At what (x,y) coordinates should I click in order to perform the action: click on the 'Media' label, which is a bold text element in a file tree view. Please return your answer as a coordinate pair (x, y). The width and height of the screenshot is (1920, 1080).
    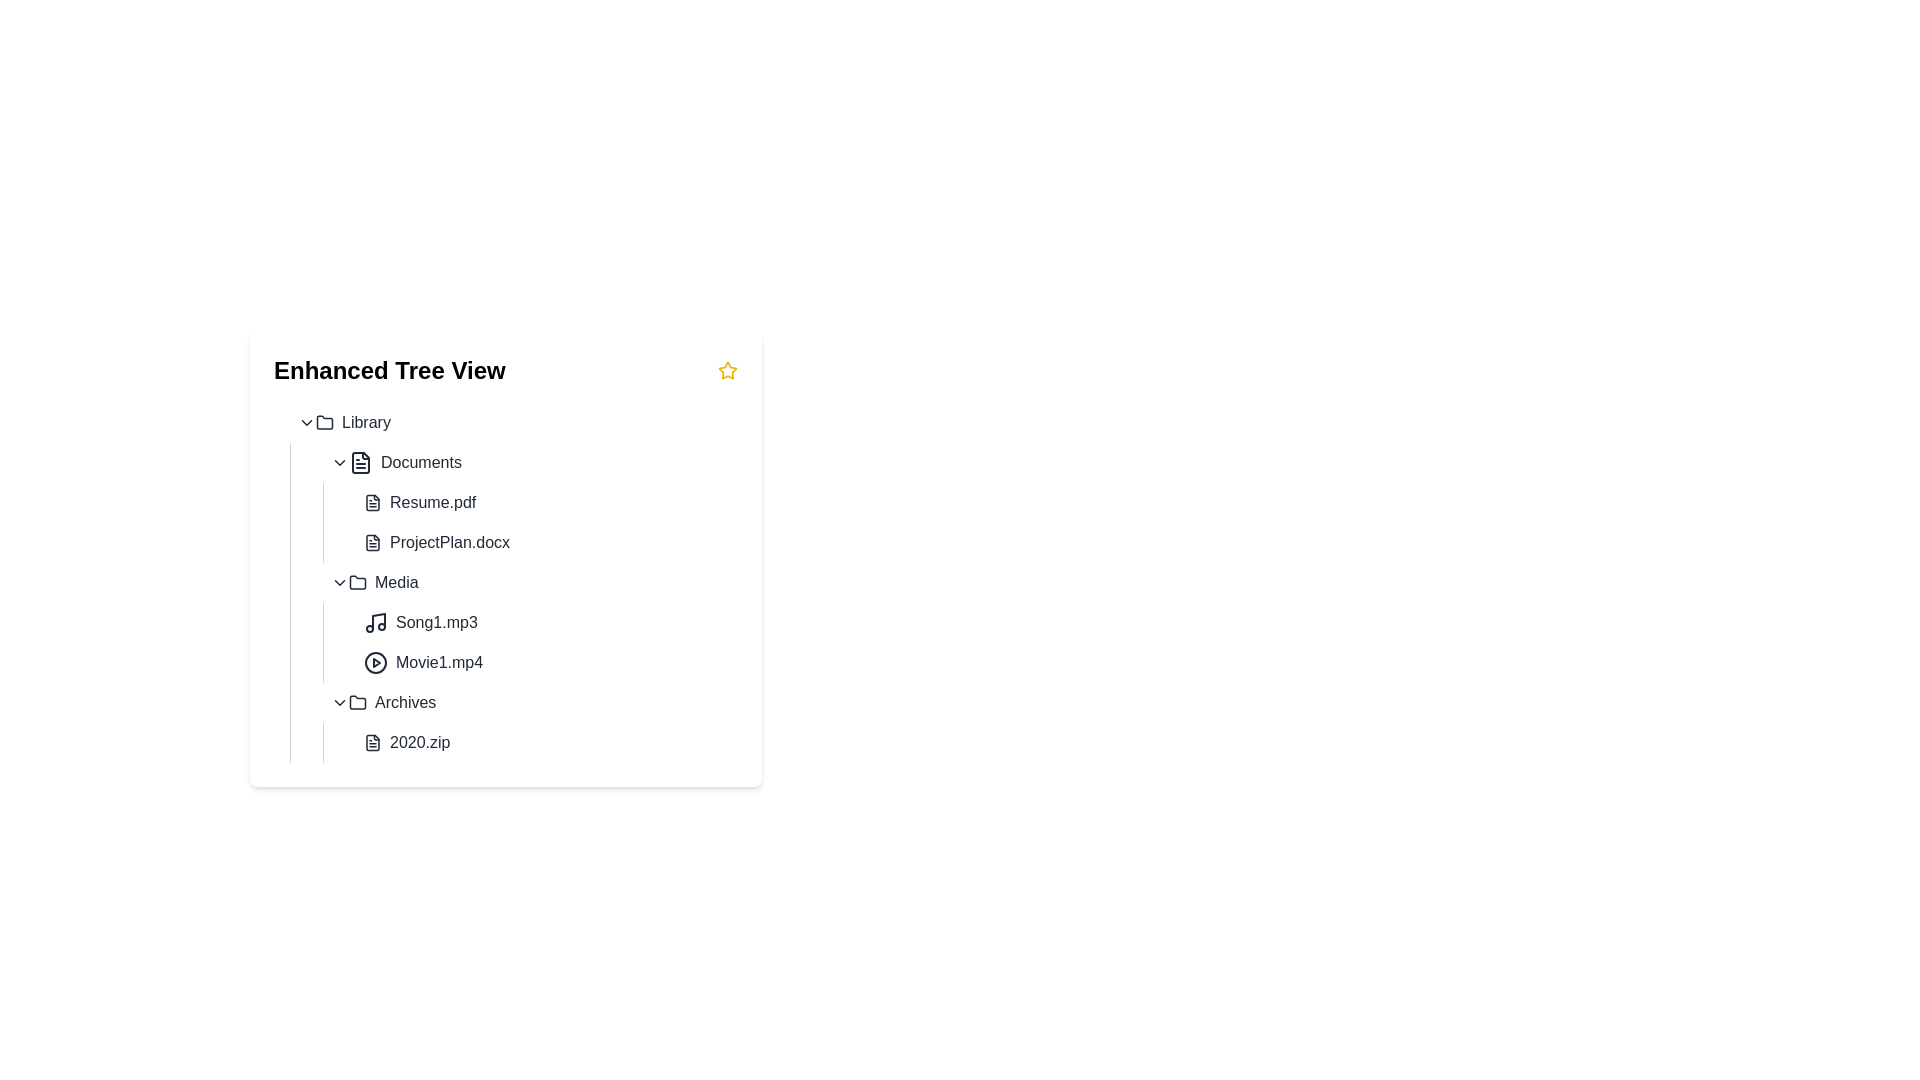
    Looking at the image, I should click on (396, 582).